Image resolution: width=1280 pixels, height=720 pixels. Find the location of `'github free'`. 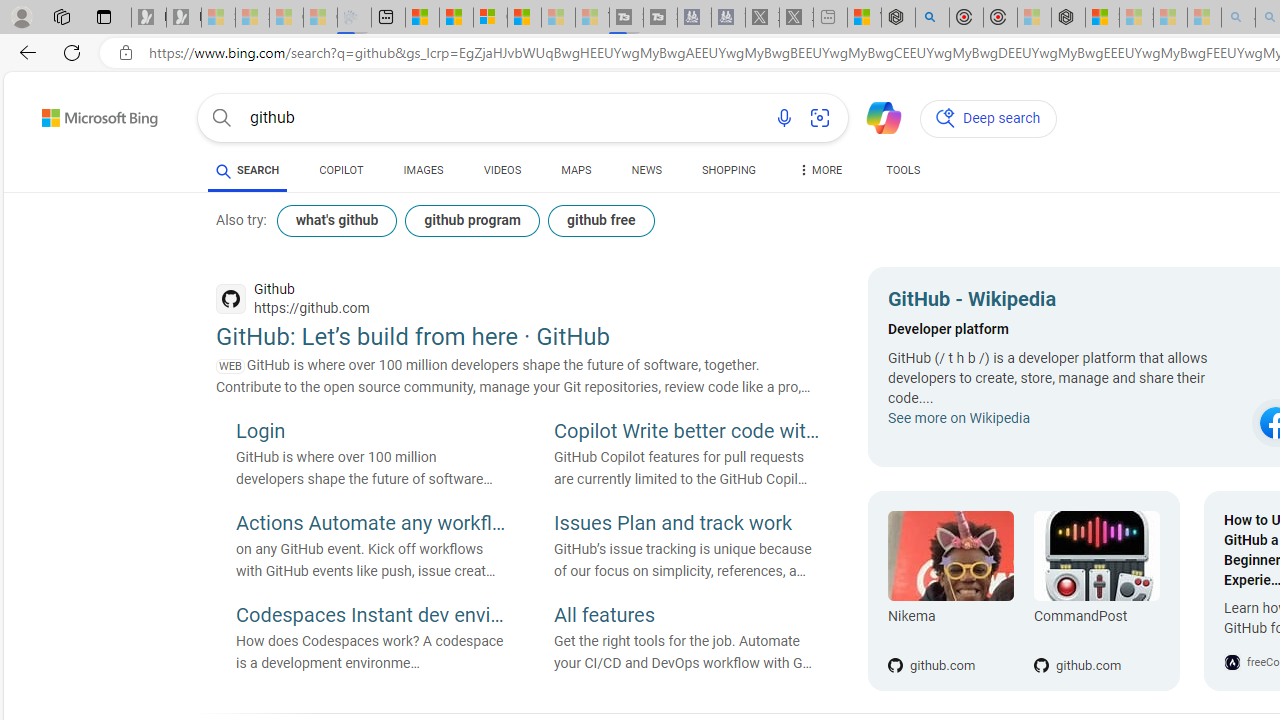

'github free' is located at coordinates (599, 221).